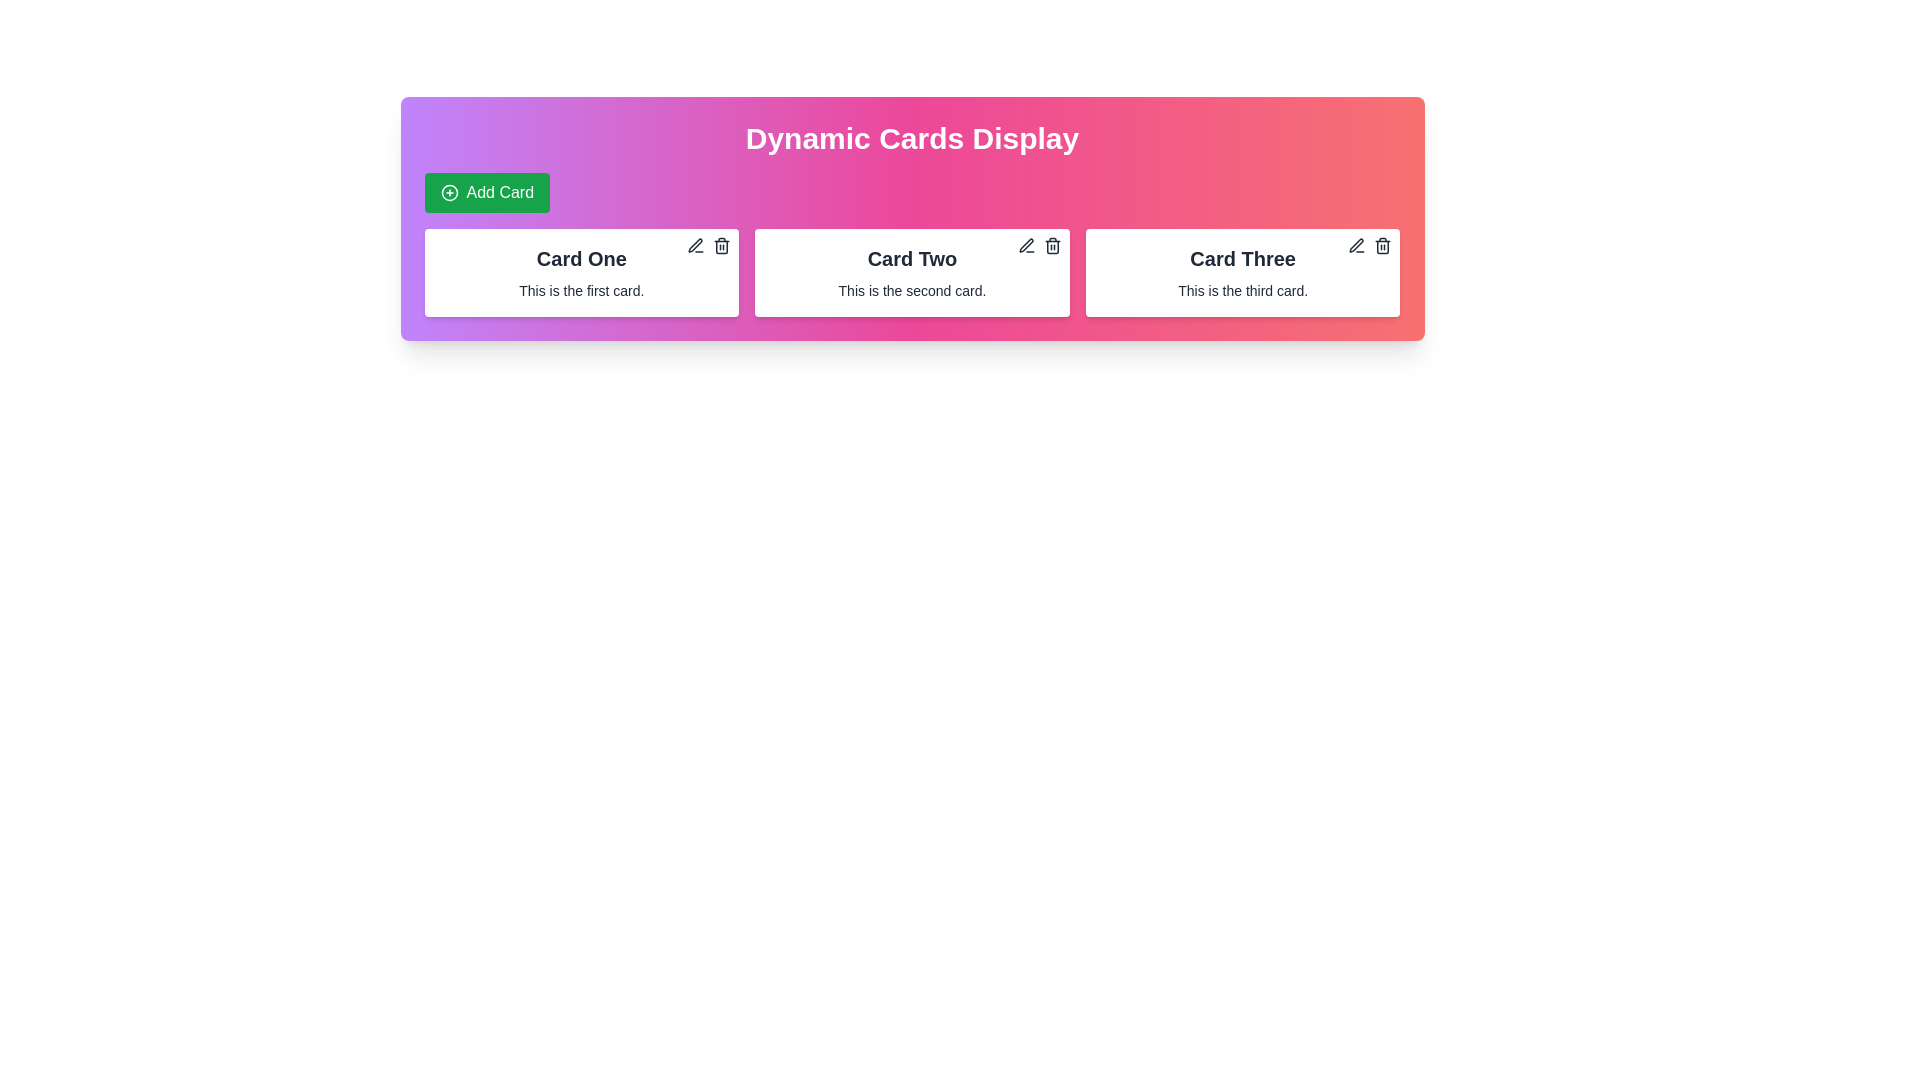 The width and height of the screenshot is (1920, 1080). Describe the element at coordinates (1051, 245) in the screenshot. I see `the delete icon button located in the top-right corner of 'Card Two', which is adjacent to the pencil icon` at that location.